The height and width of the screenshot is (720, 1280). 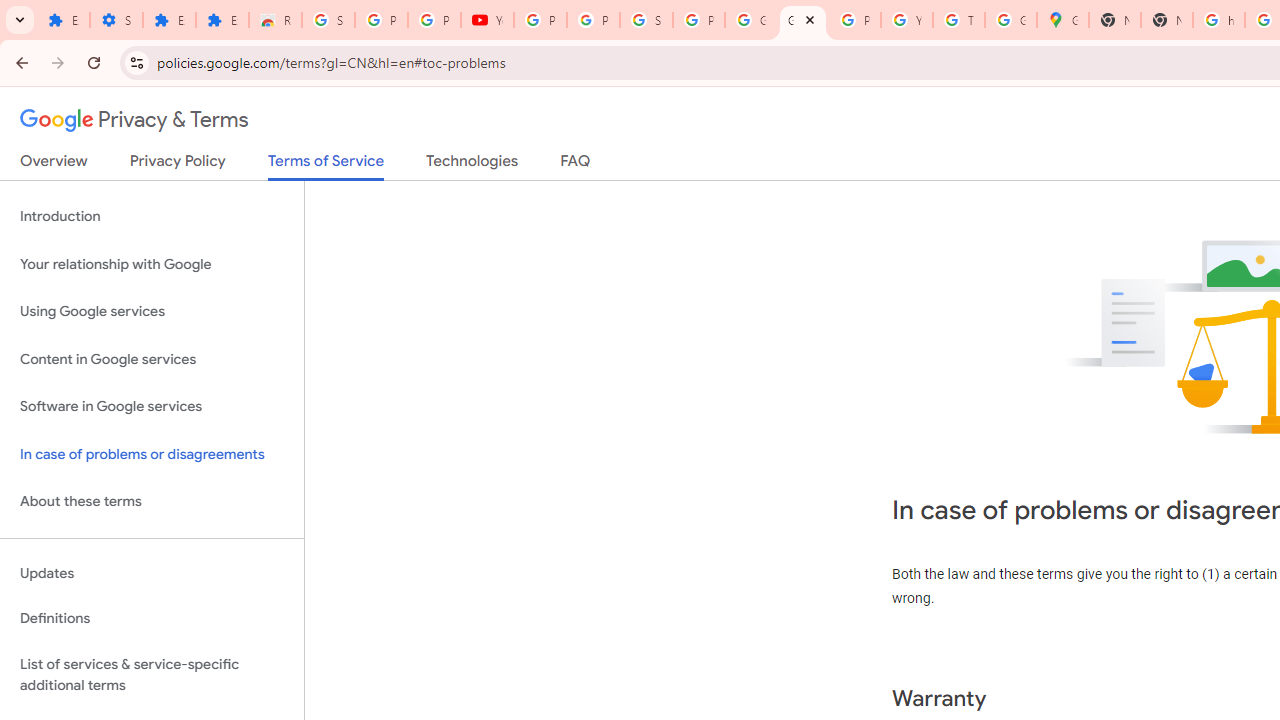 I want to click on 'Terms of Service', so click(x=326, y=165).